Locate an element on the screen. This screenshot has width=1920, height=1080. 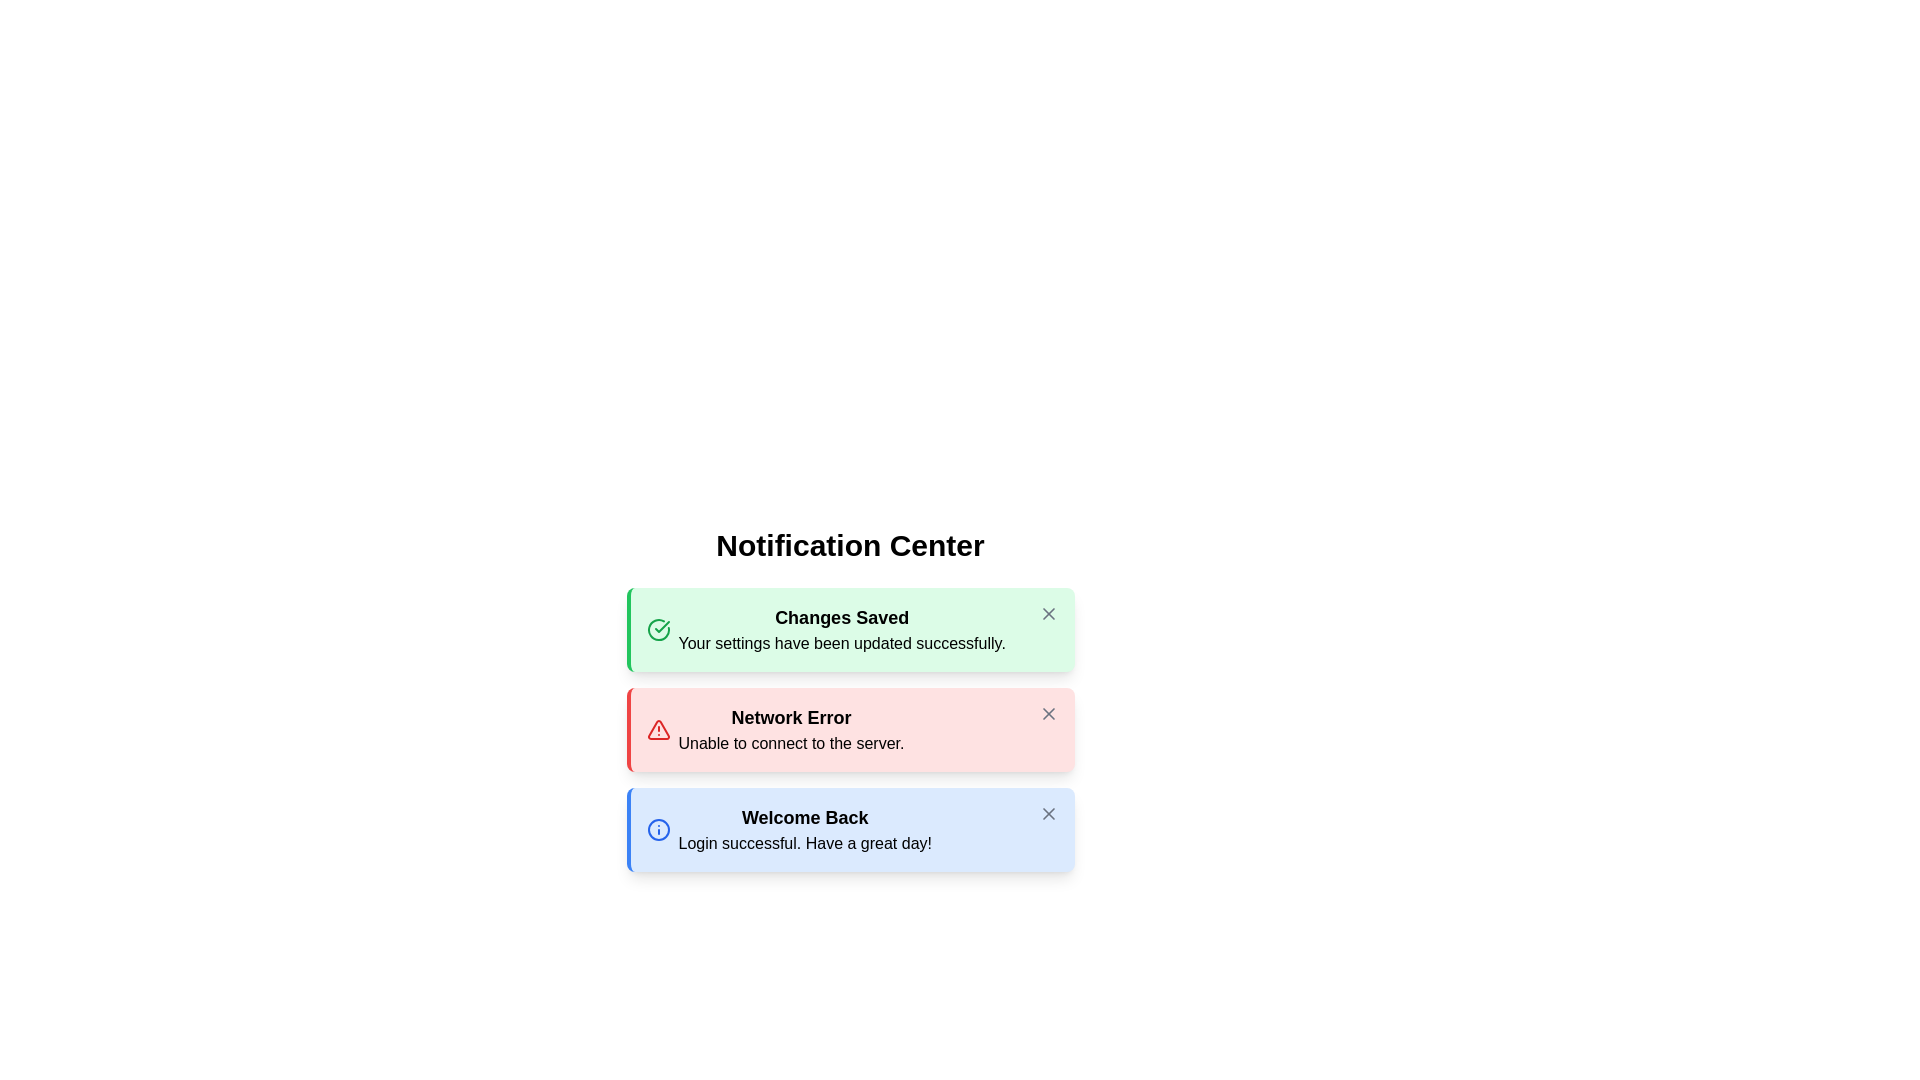
error details from the middle notification alert box with a light red background and bold black text saying 'Network Error' is located at coordinates (850, 729).